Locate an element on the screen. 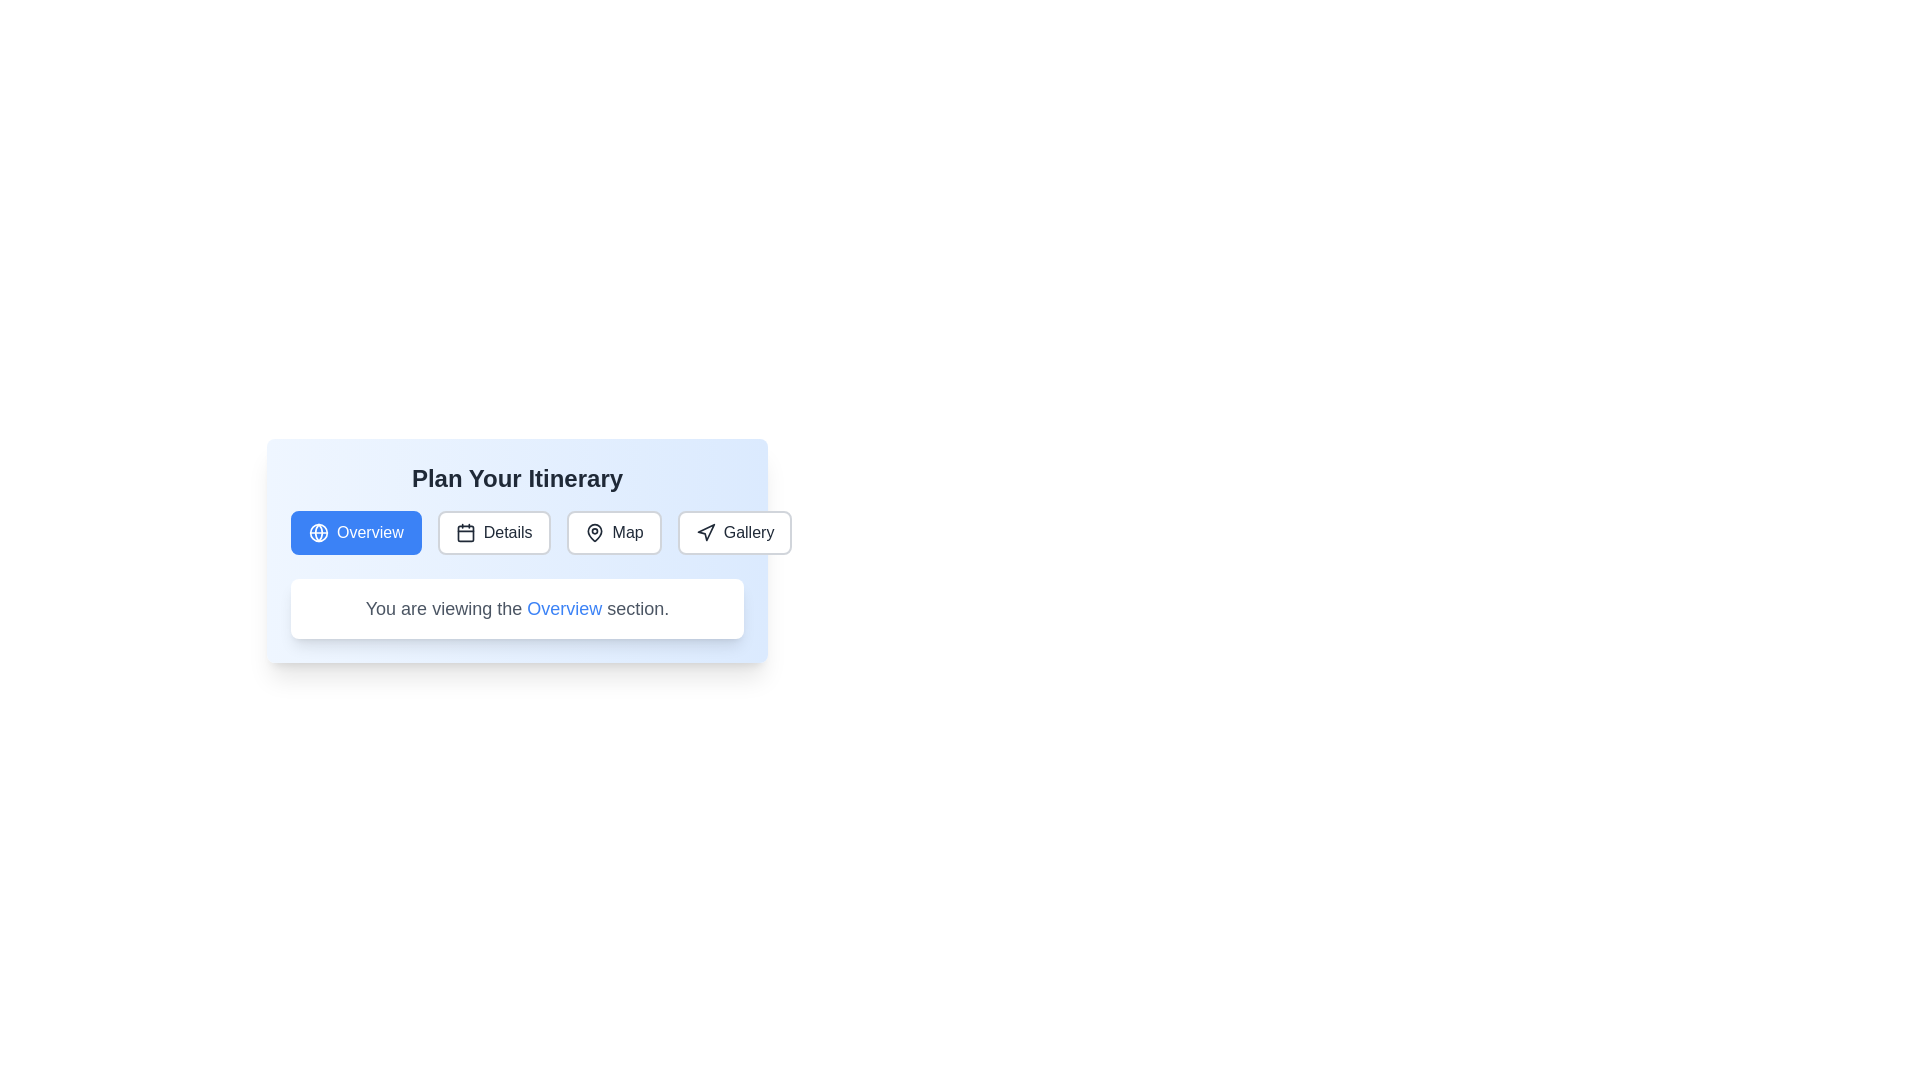 This screenshot has height=1080, width=1920. the small globe icon located within the blue 'Overview' button is located at coordinates (317, 531).